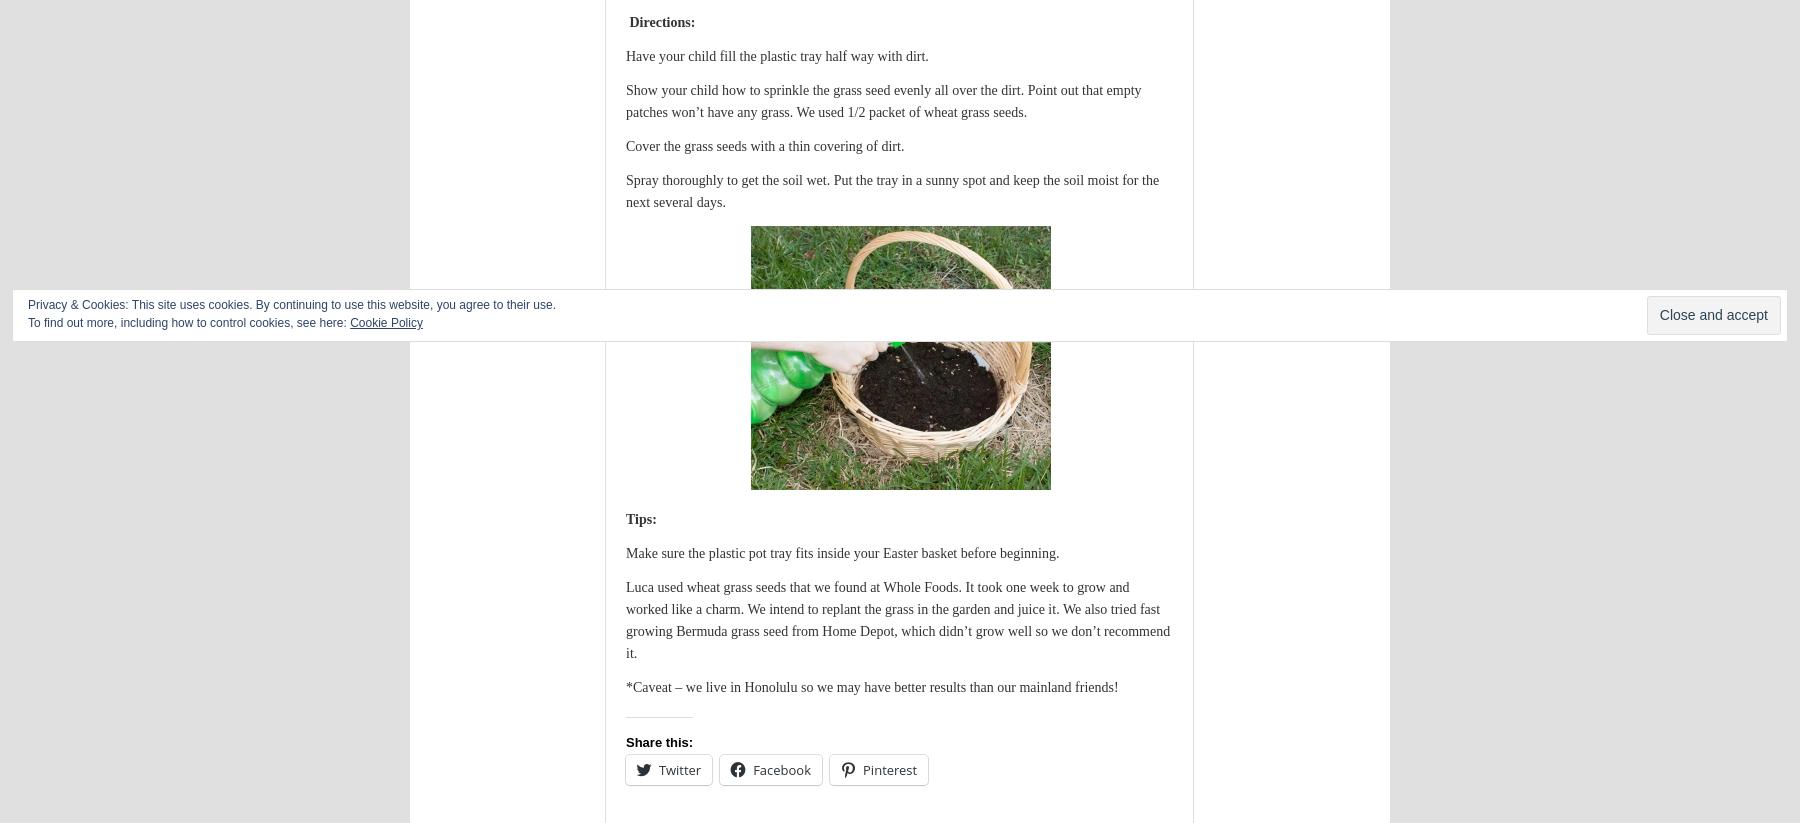  I want to click on 'Pinterest', so click(889, 768).